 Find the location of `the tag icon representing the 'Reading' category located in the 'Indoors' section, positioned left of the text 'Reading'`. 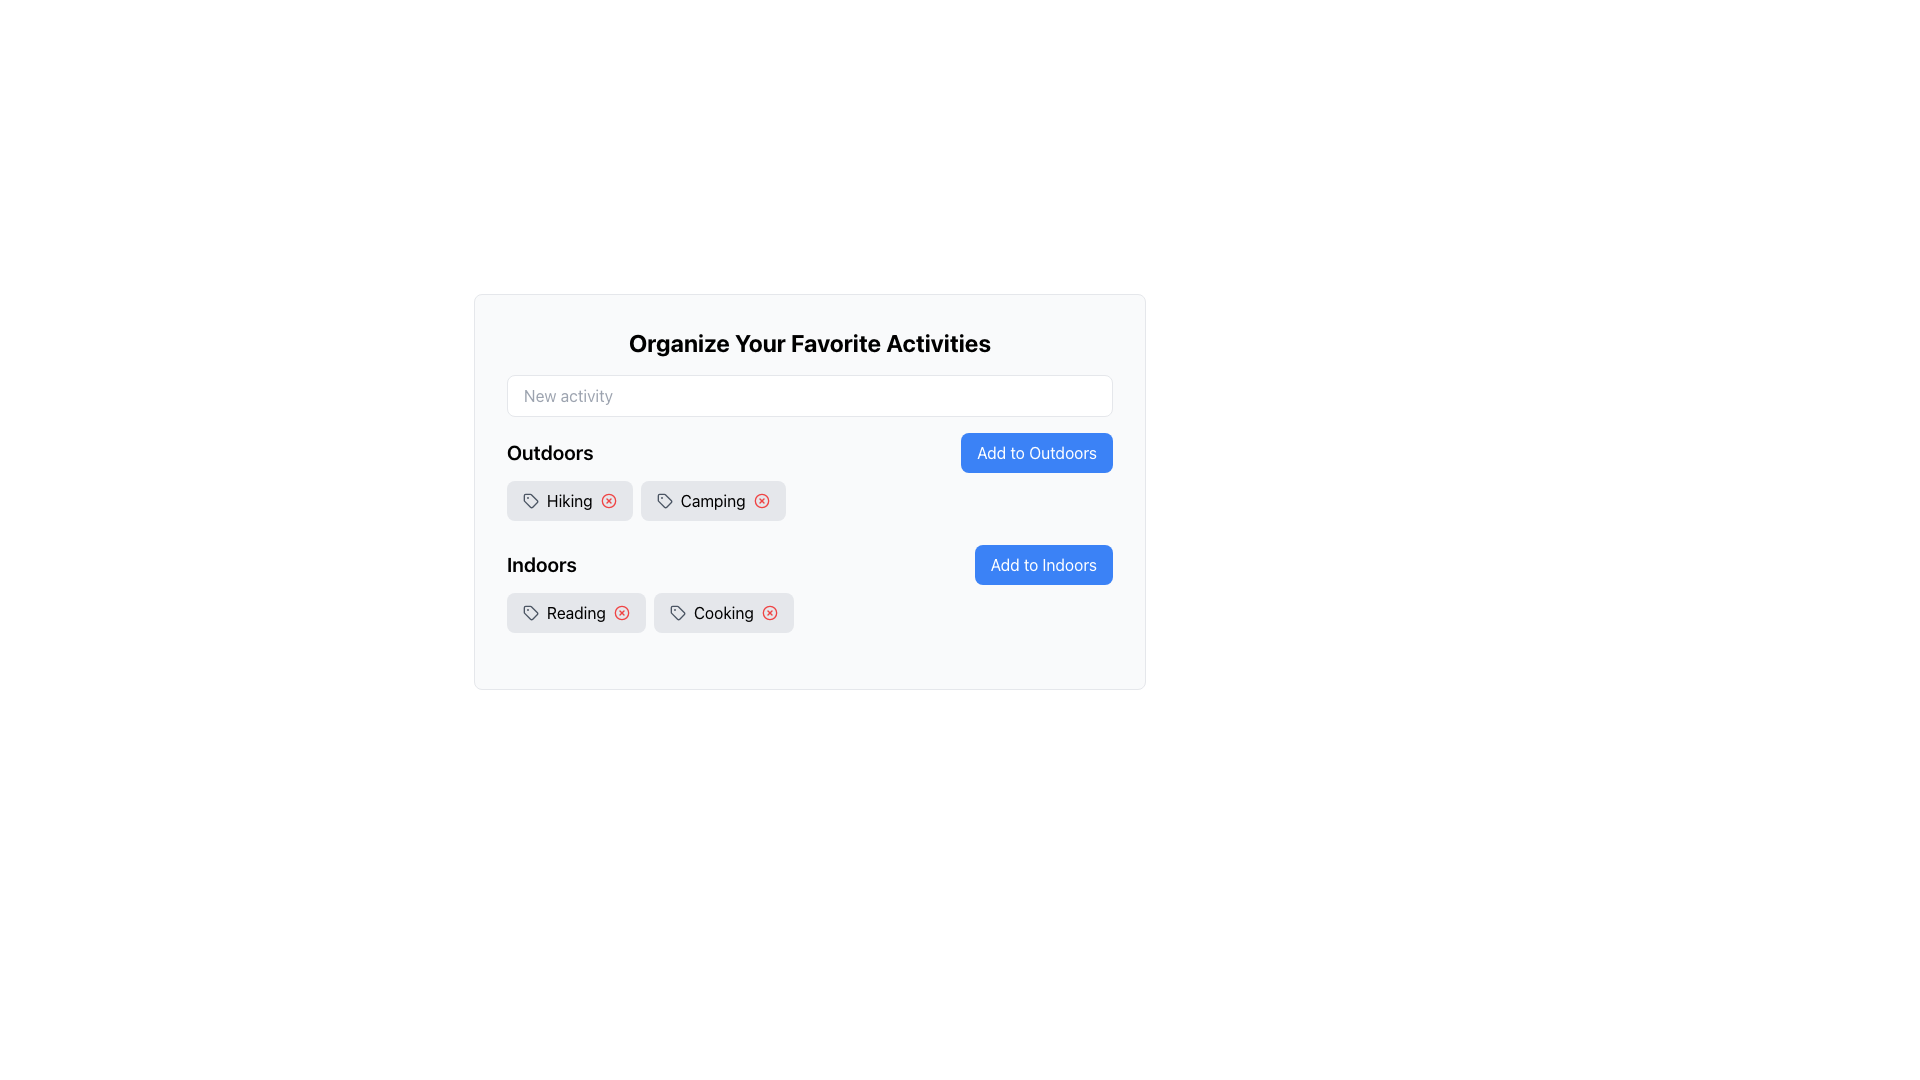

the tag icon representing the 'Reading' category located in the 'Indoors' section, positioned left of the text 'Reading' is located at coordinates (531, 612).